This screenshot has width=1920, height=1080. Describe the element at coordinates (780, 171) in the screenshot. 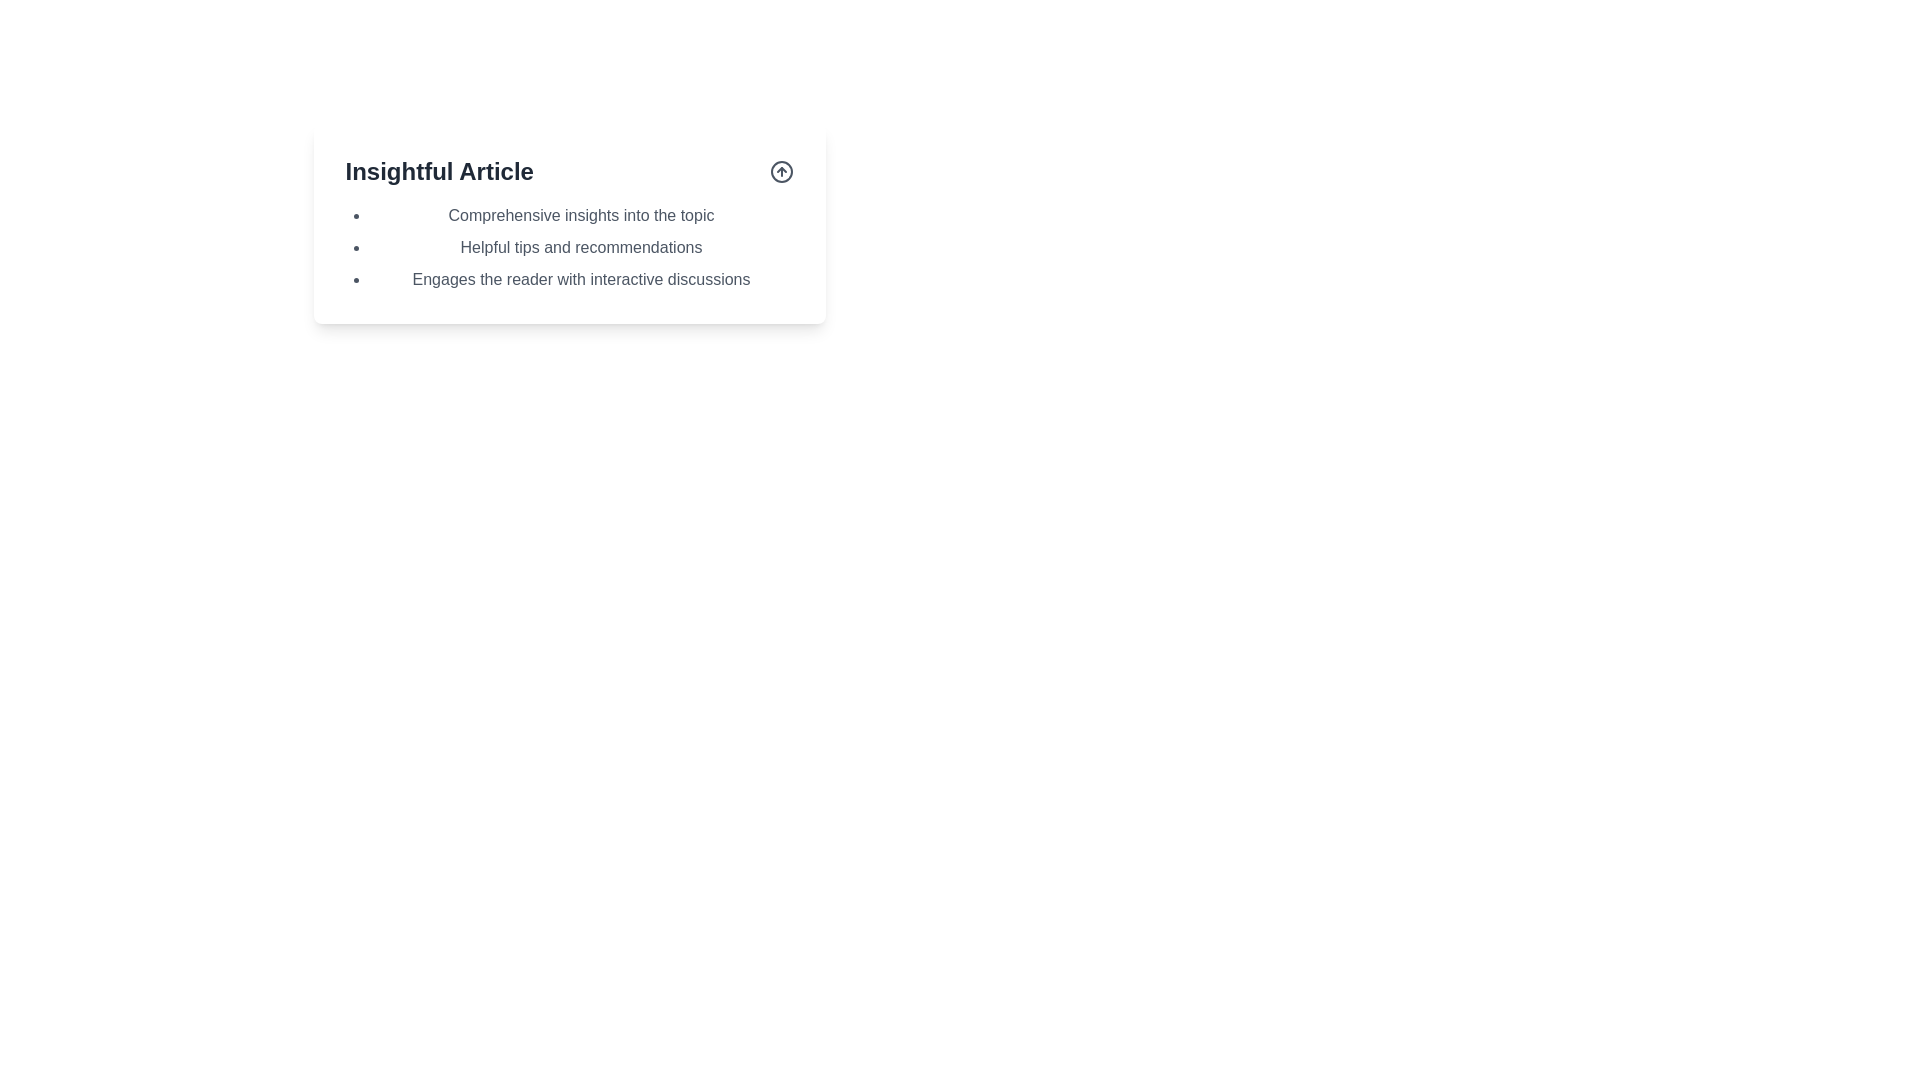

I see `the circular arrow icon indicating an action, which is positioned to the right of the text 'Insightful Article'` at that location.